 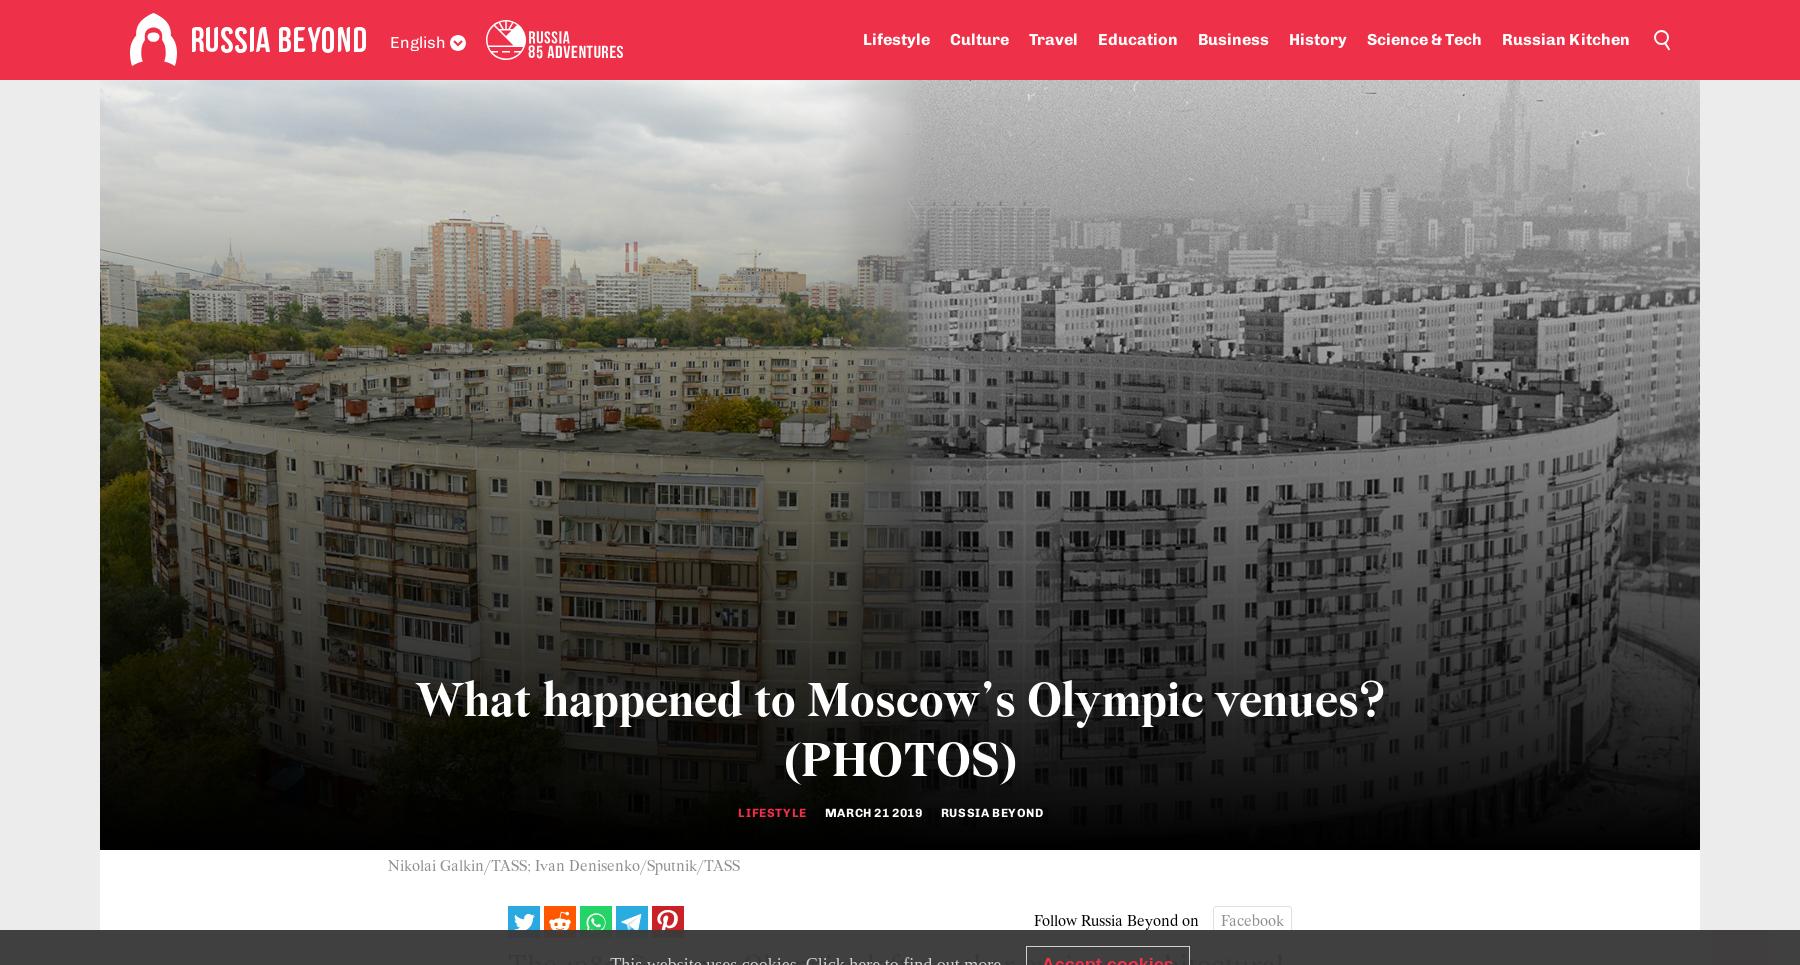 I want to click on 'March 21 2019', so click(x=873, y=813).